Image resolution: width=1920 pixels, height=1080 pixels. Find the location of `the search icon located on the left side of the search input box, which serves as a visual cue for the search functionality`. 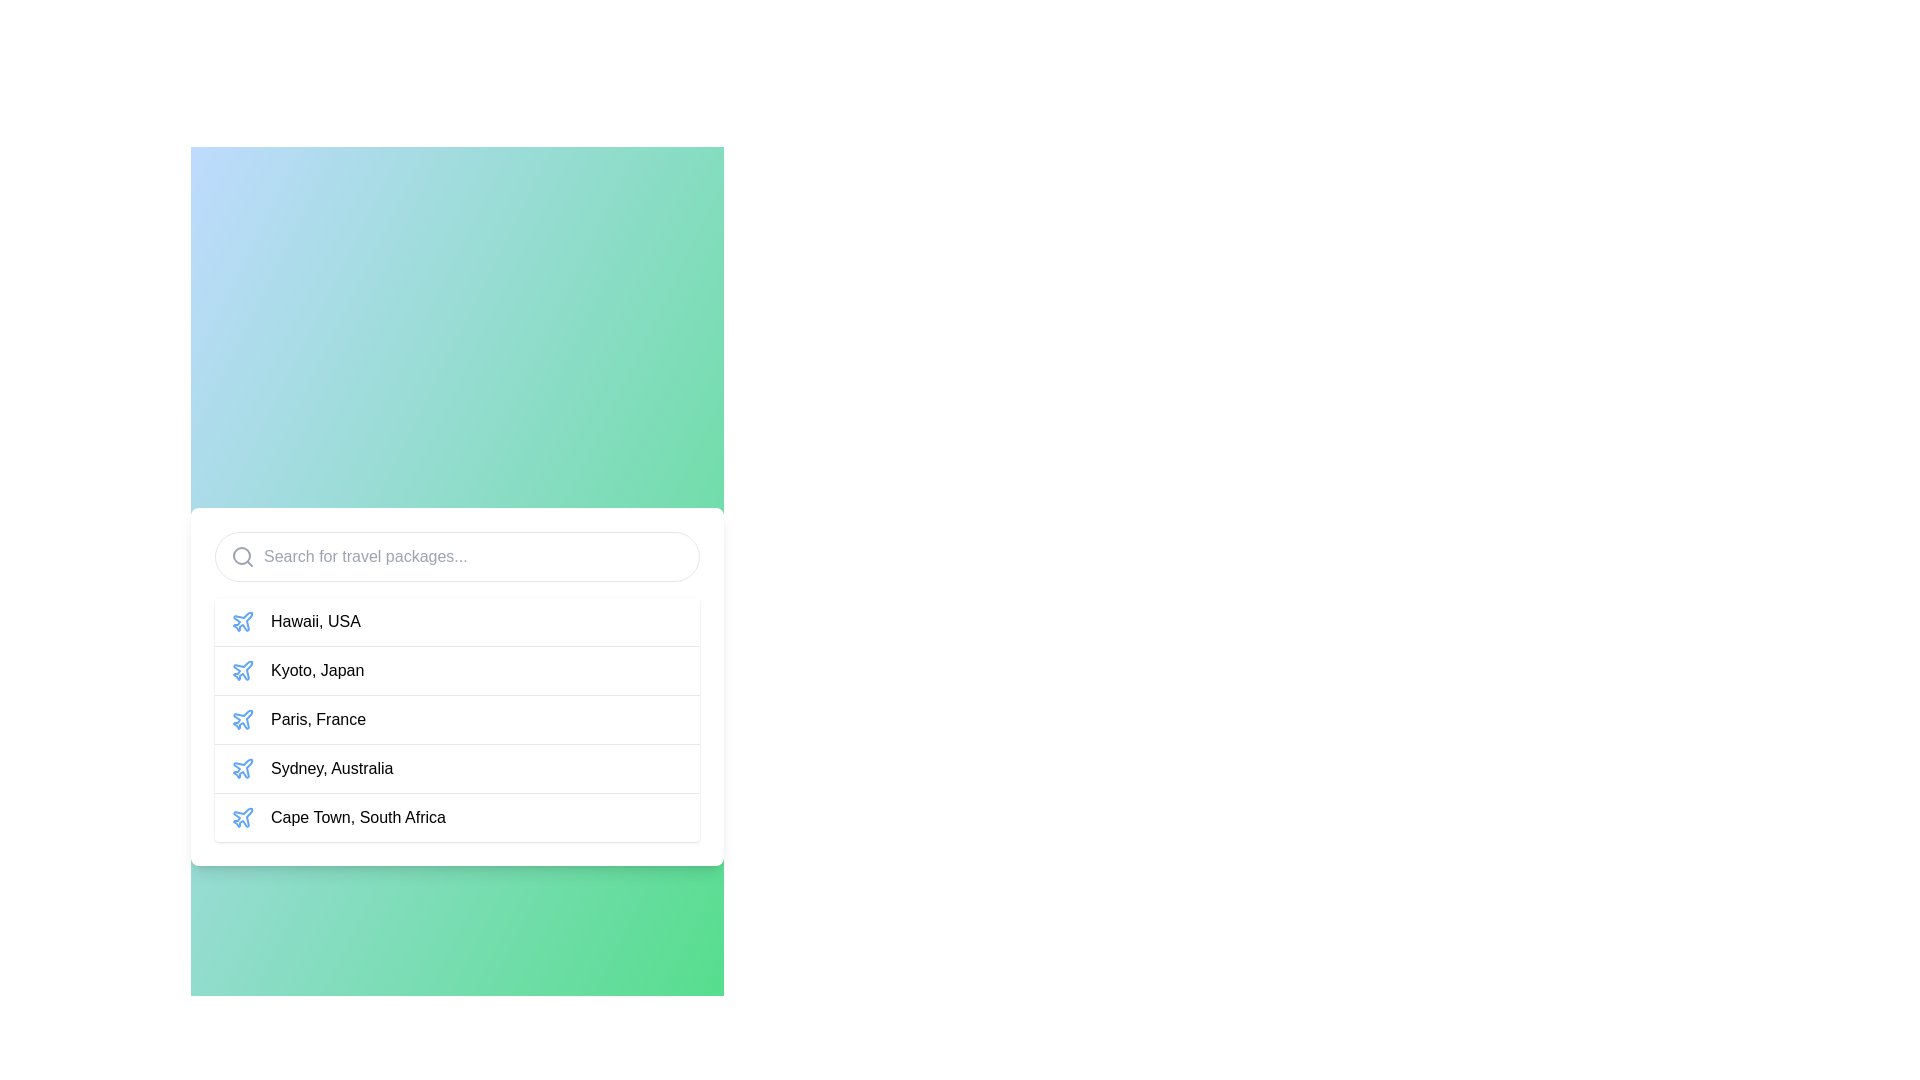

the search icon located on the left side of the search input box, which serves as a visual cue for the search functionality is located at coordinates (242, 556).